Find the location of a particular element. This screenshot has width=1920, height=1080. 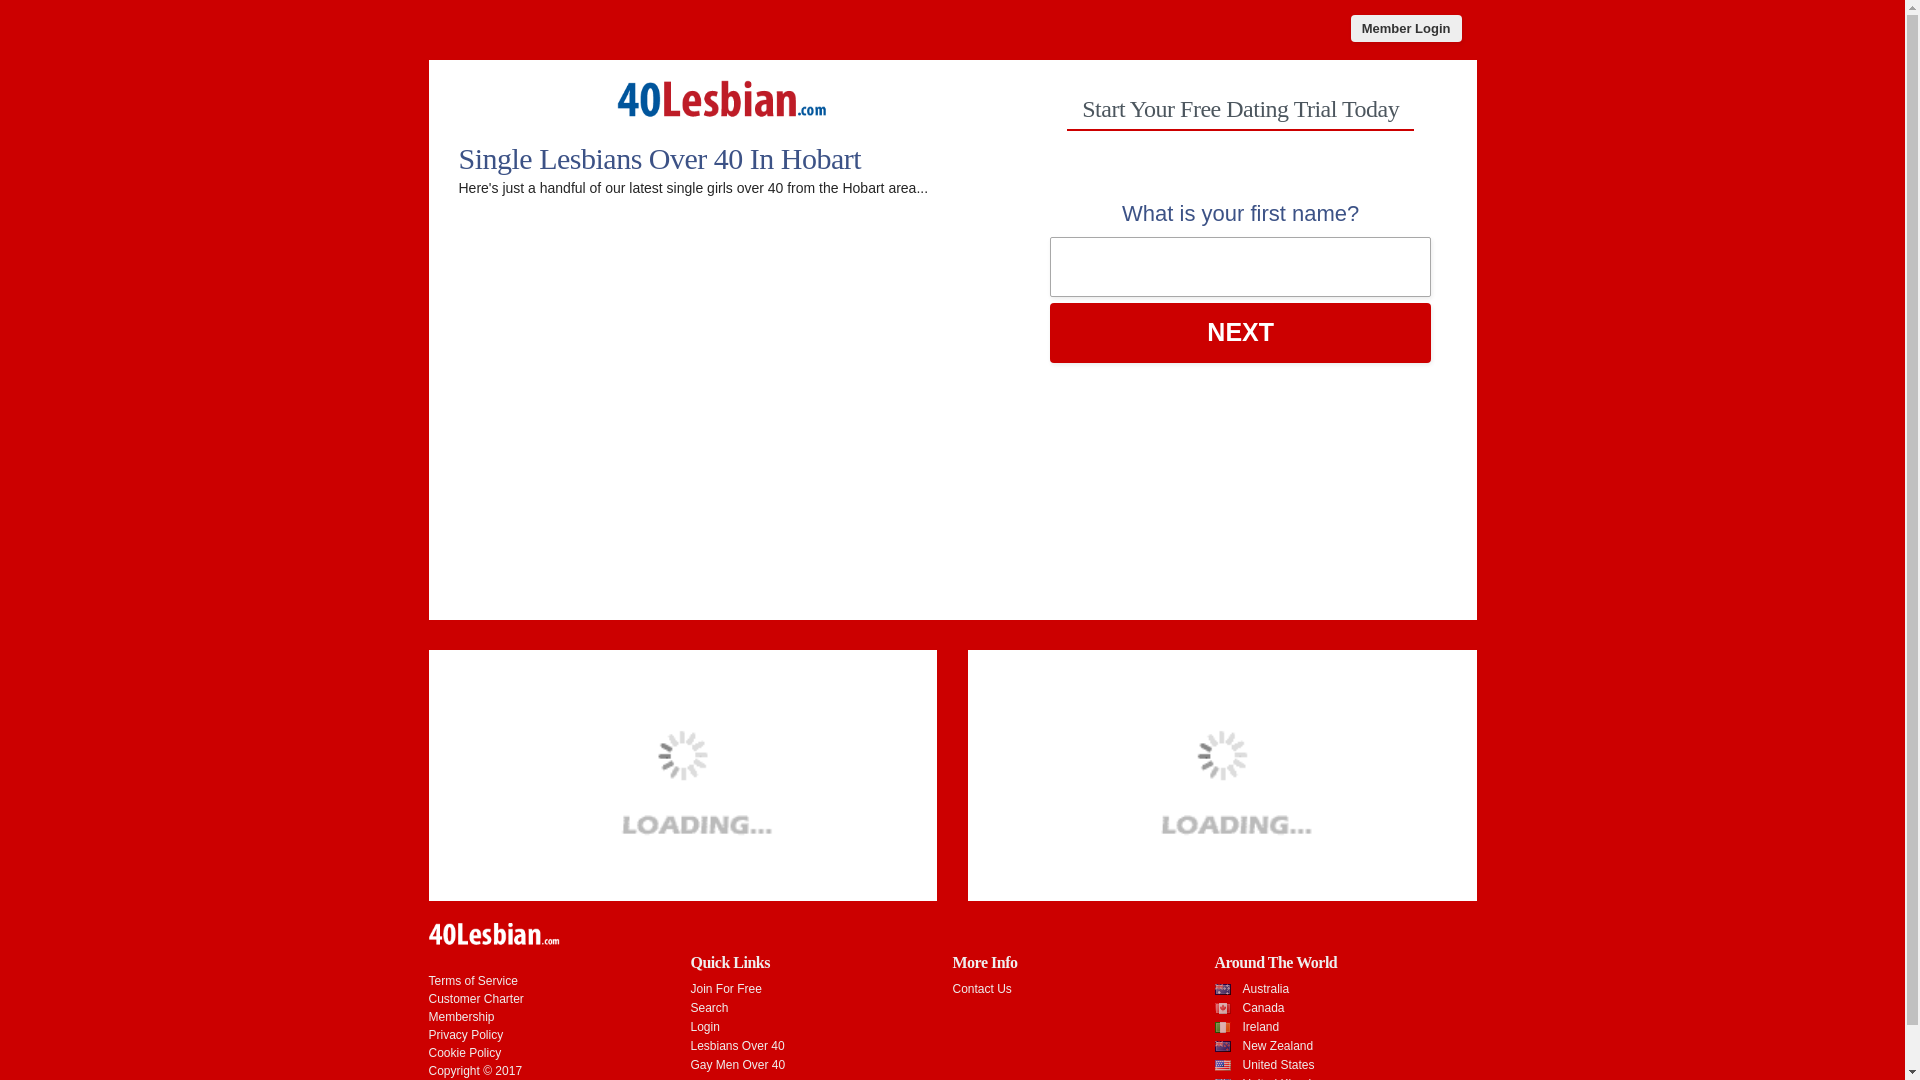

'Australia' is located at coordinates (1264, 987).